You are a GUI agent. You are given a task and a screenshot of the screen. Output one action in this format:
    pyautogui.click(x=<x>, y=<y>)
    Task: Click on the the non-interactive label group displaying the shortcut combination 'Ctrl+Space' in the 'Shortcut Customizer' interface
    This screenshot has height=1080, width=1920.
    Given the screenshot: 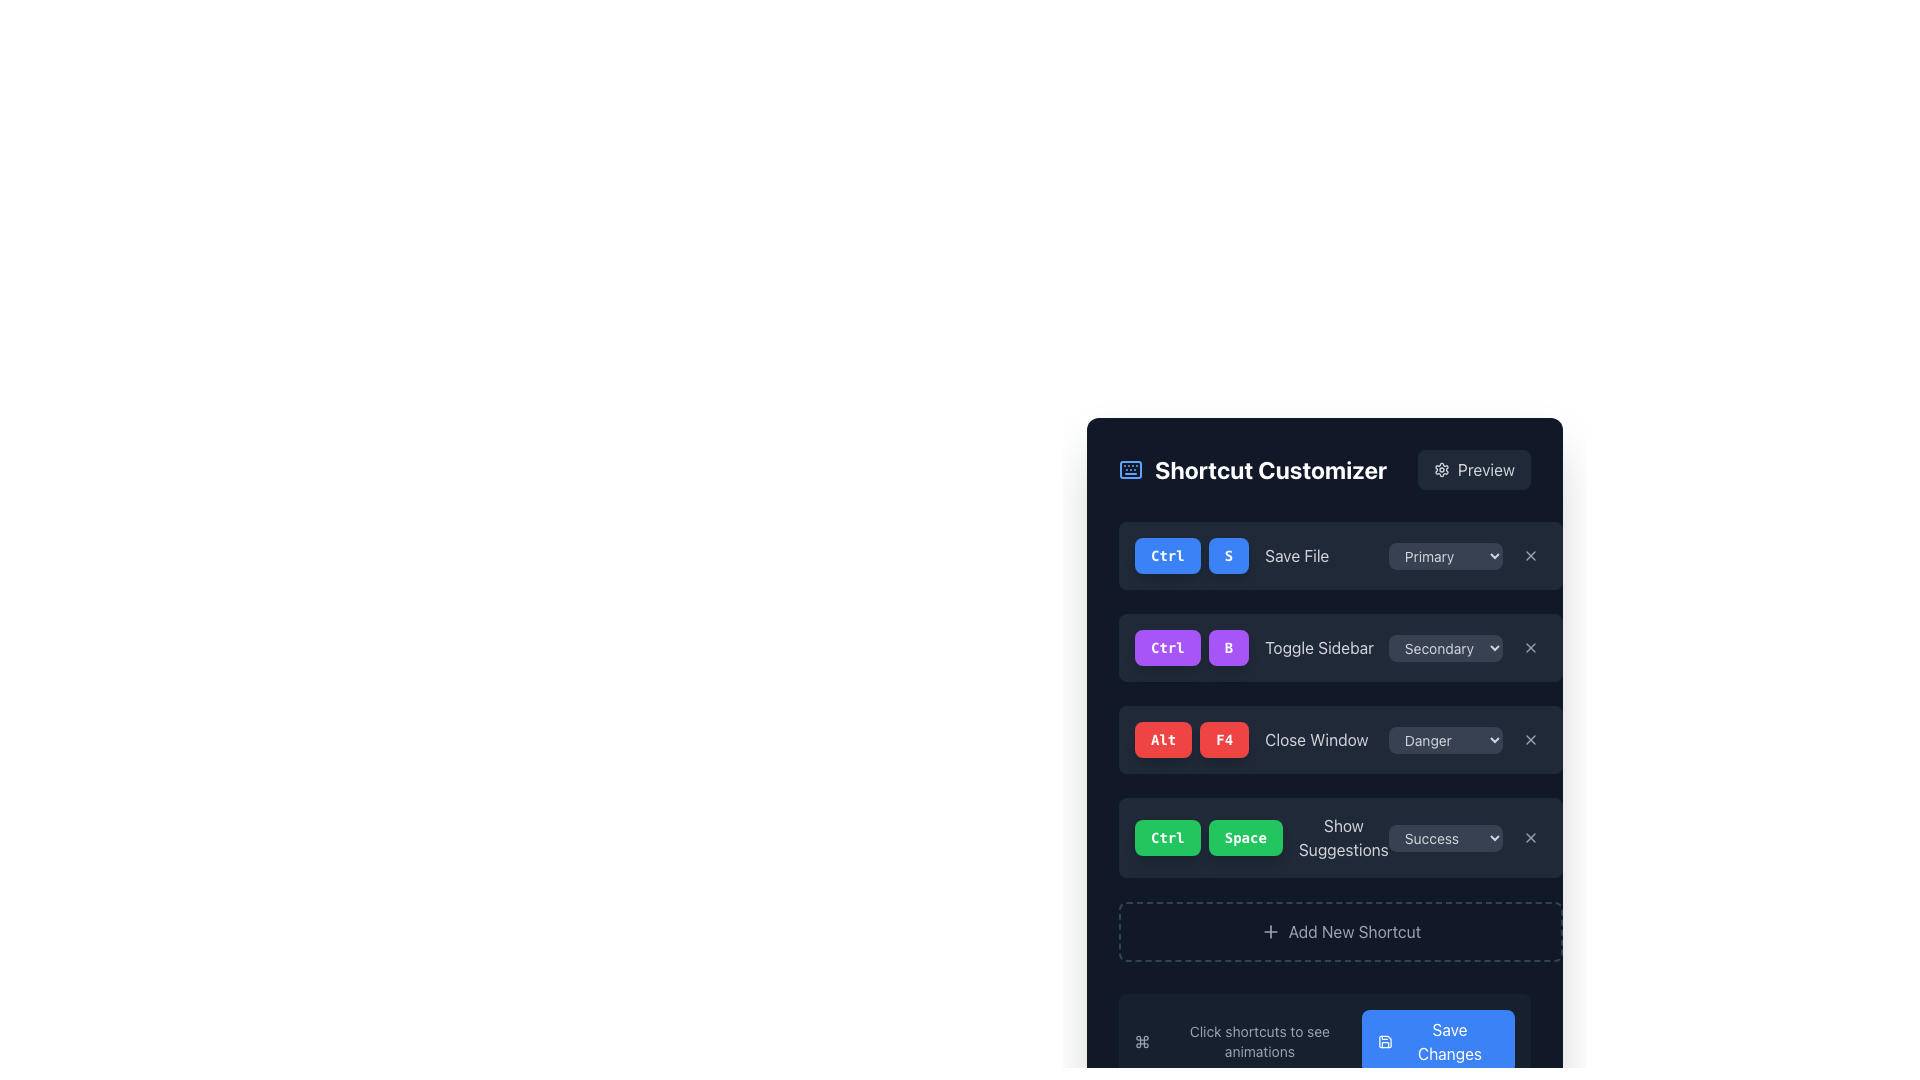 What is the action you would take?
    pyautogui.click(x=1208, y=837)
    